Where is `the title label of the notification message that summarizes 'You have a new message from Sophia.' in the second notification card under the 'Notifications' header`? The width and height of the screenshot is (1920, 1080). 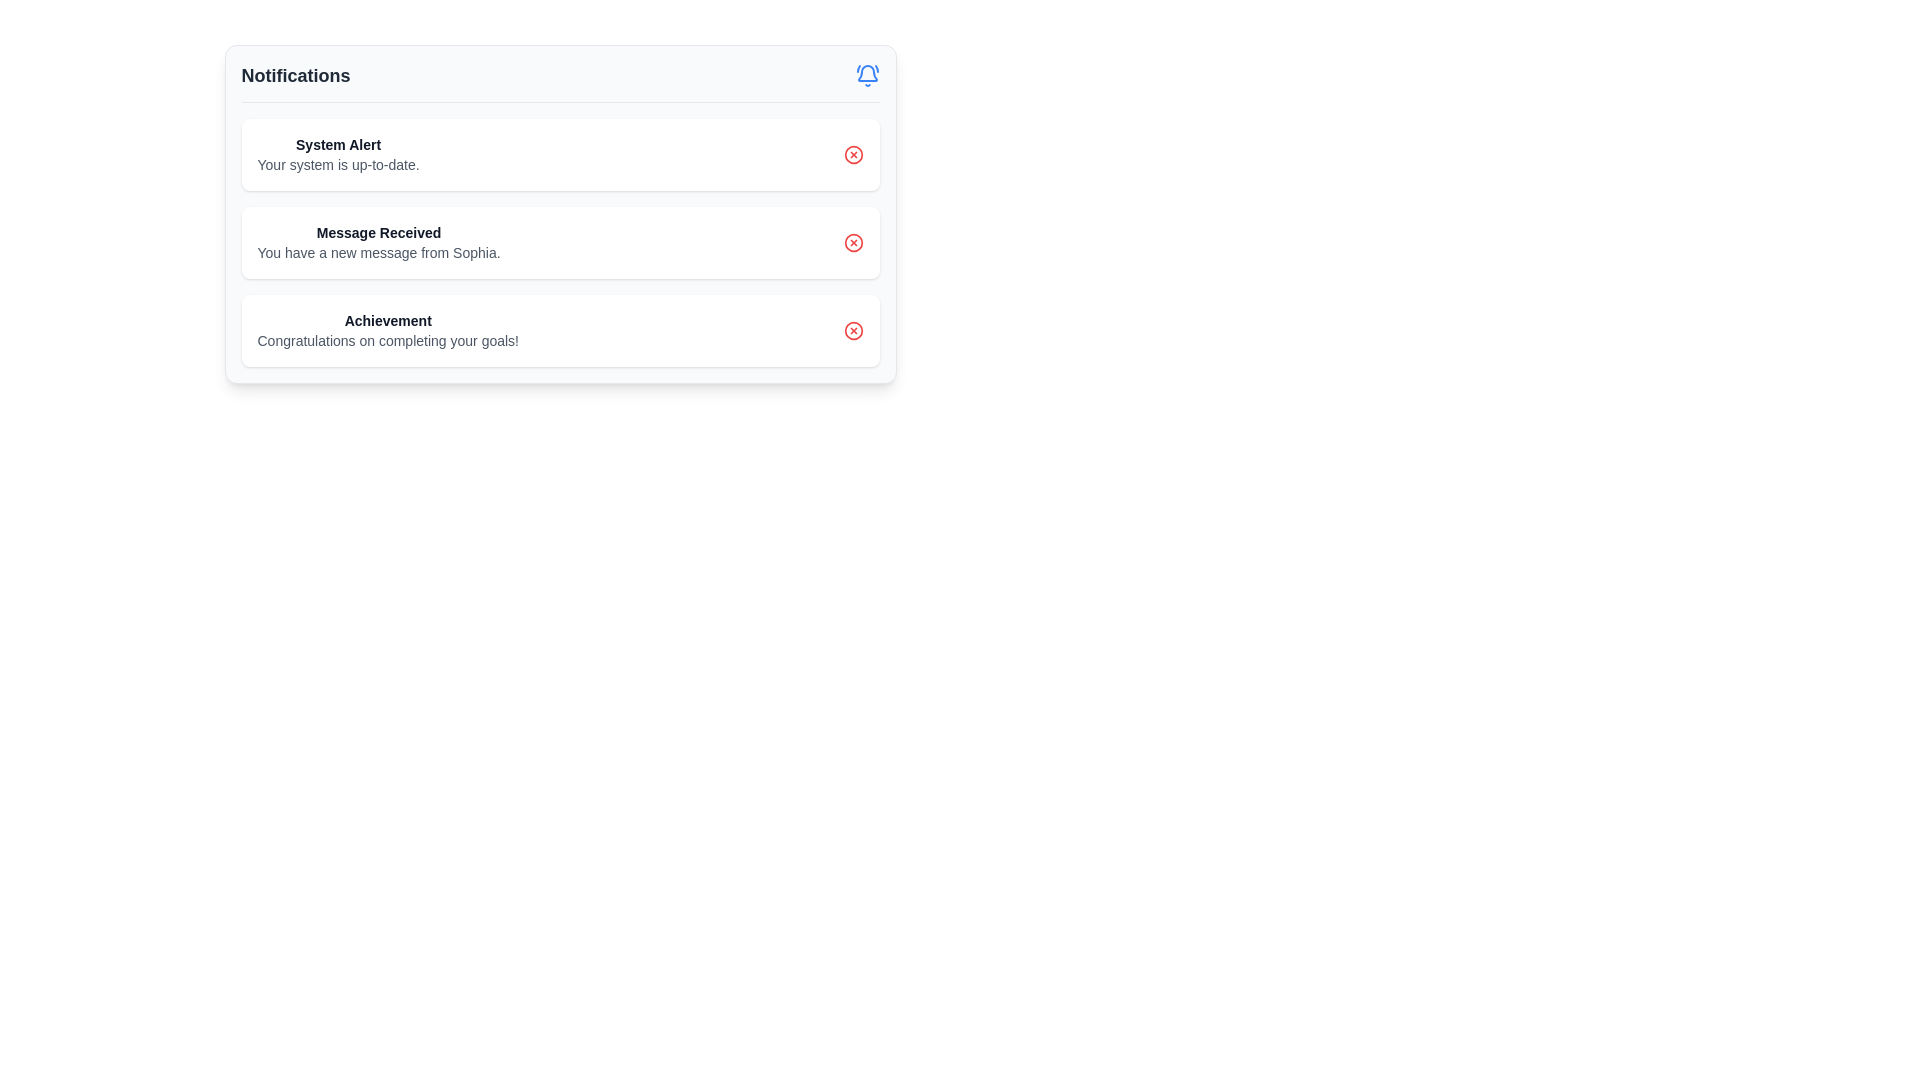 the title label of the notification message that summarizes 'You have a new message from Sophia.' in the second notification card under the 'Notifications' header is located at coordinates (379, 231).